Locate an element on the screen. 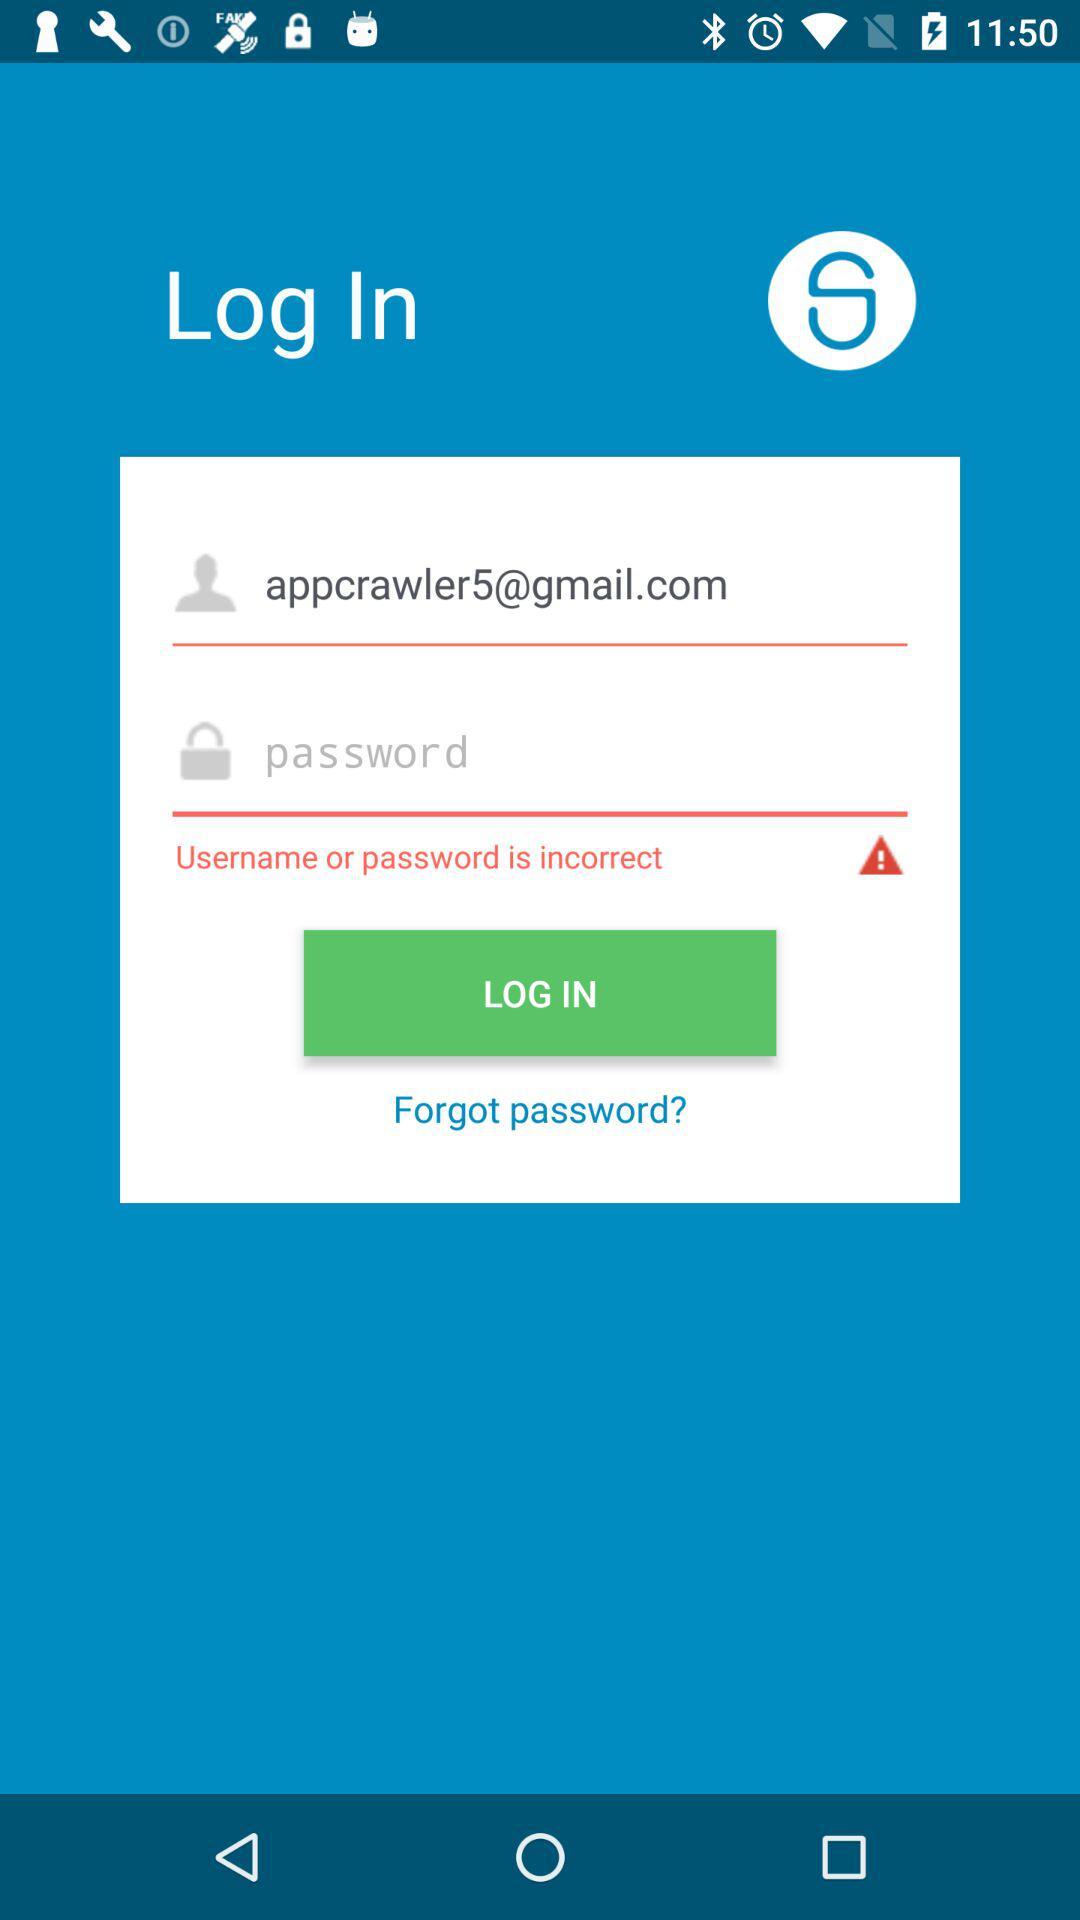 Image resolution: width=1080 pixels, height=1920 pixels. the appcrawler5@gmail.com icon is located at coordinates (540, 581).